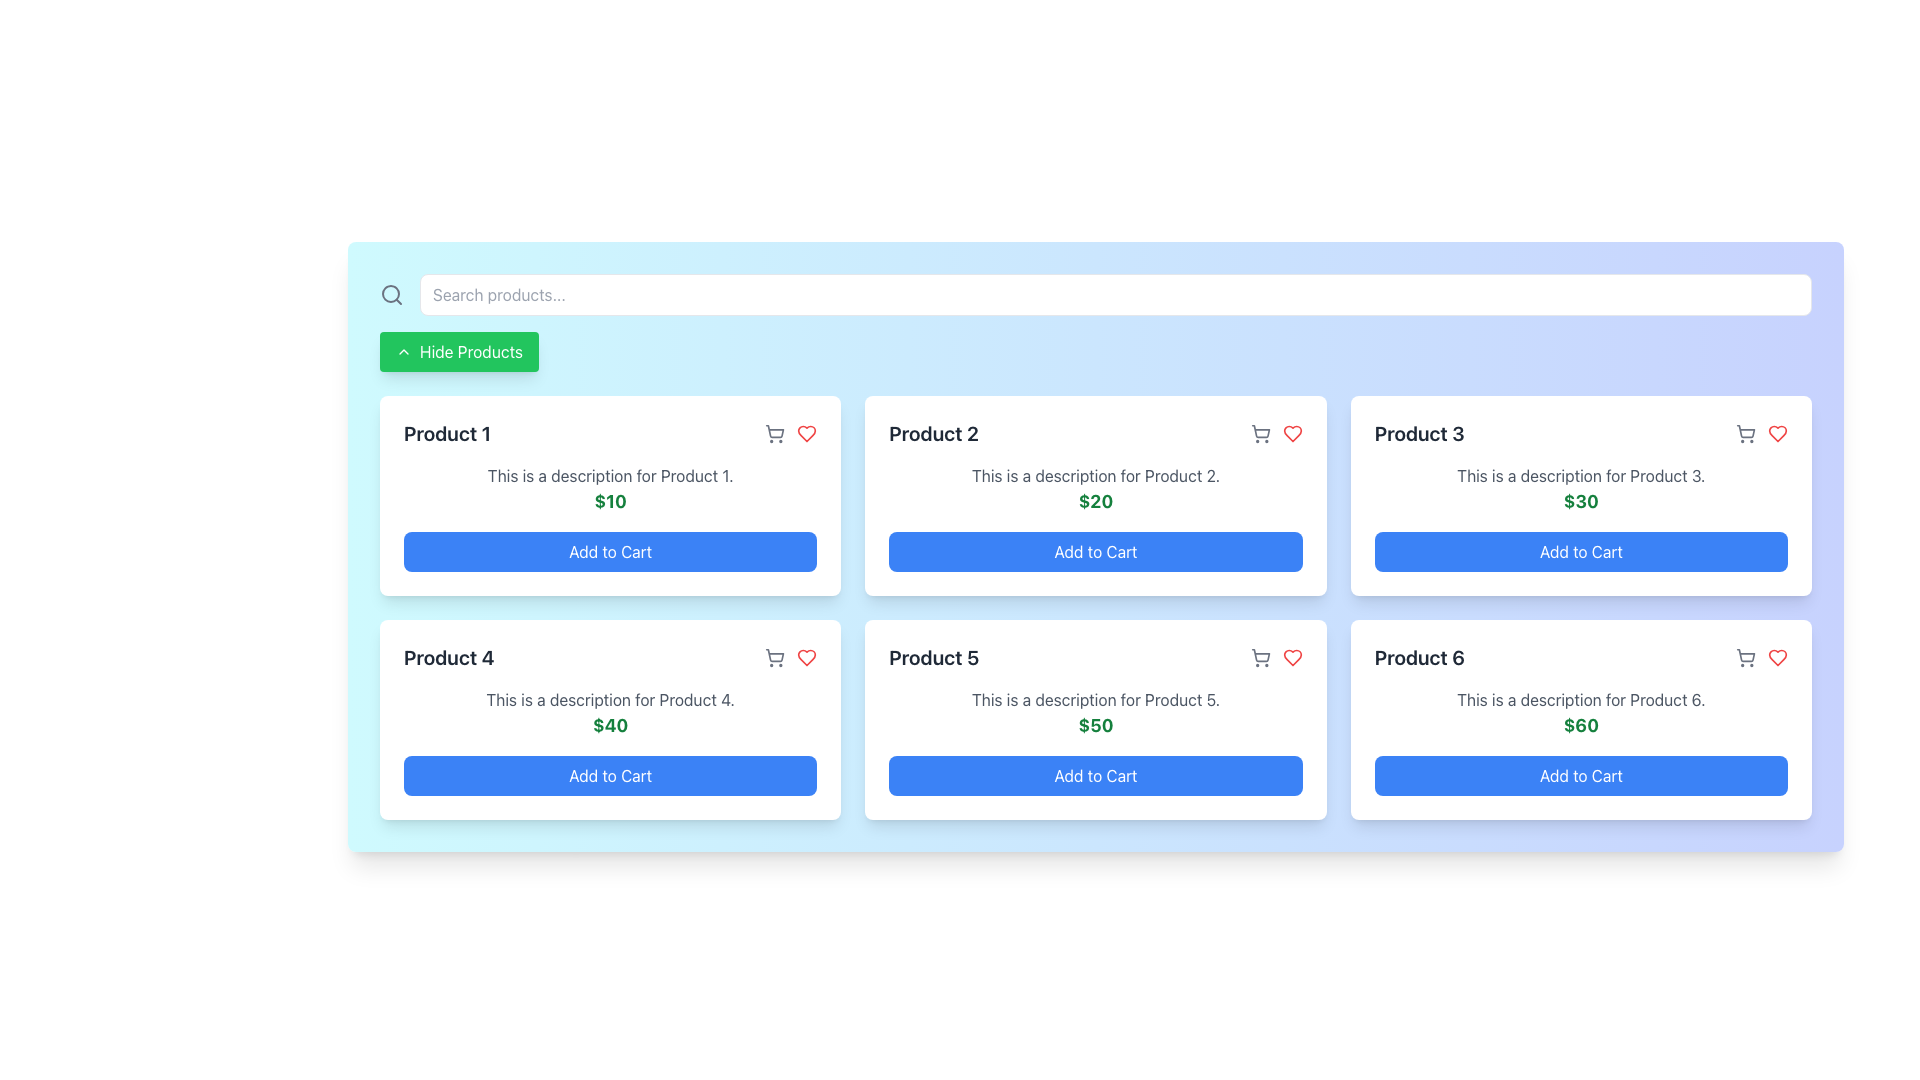 This screenshot has width=1920, height=1080. Describe the element at coordinates (1418, 658) in the screenshot. I see `the text label 'Product 6', which is styled in bold and large font, located at the top-left section of the sixth product card in a grid layout` at that location.